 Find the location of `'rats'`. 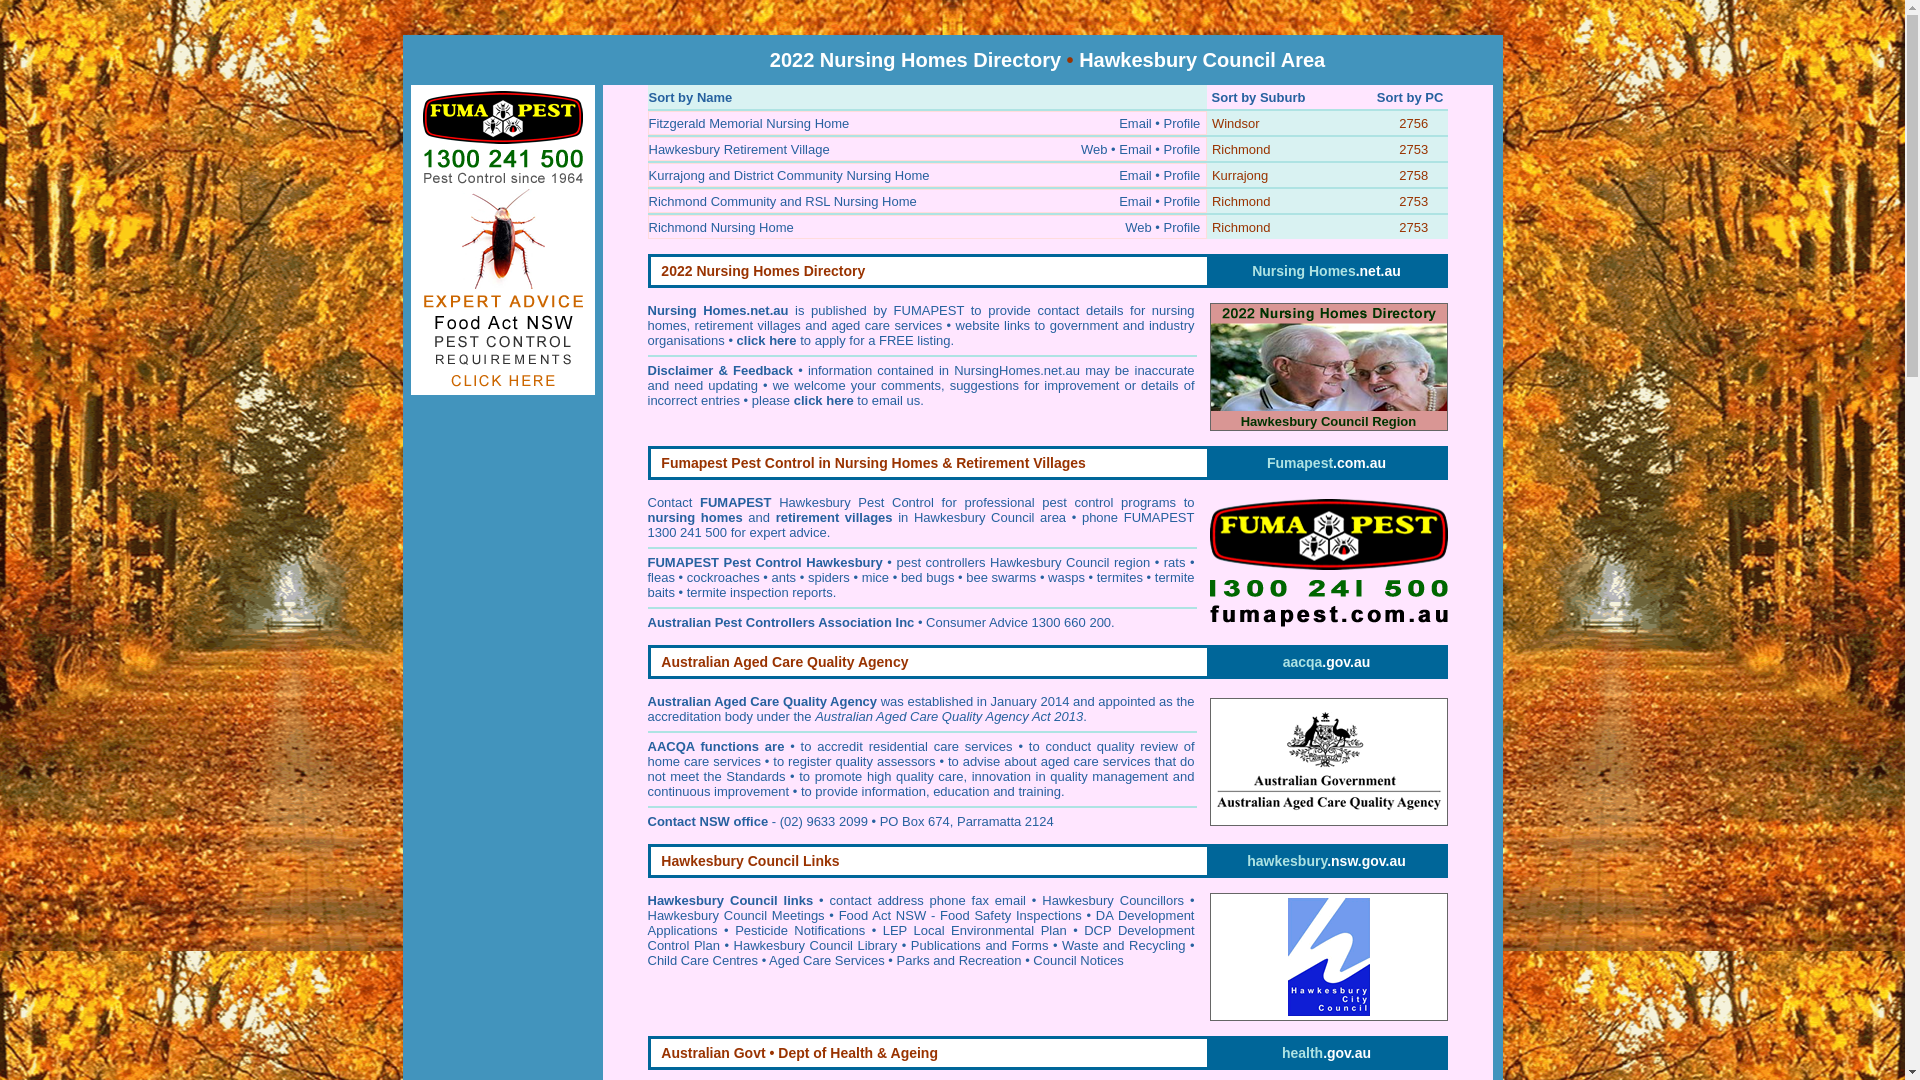

'rats' is located at coordinates (1175, 562).